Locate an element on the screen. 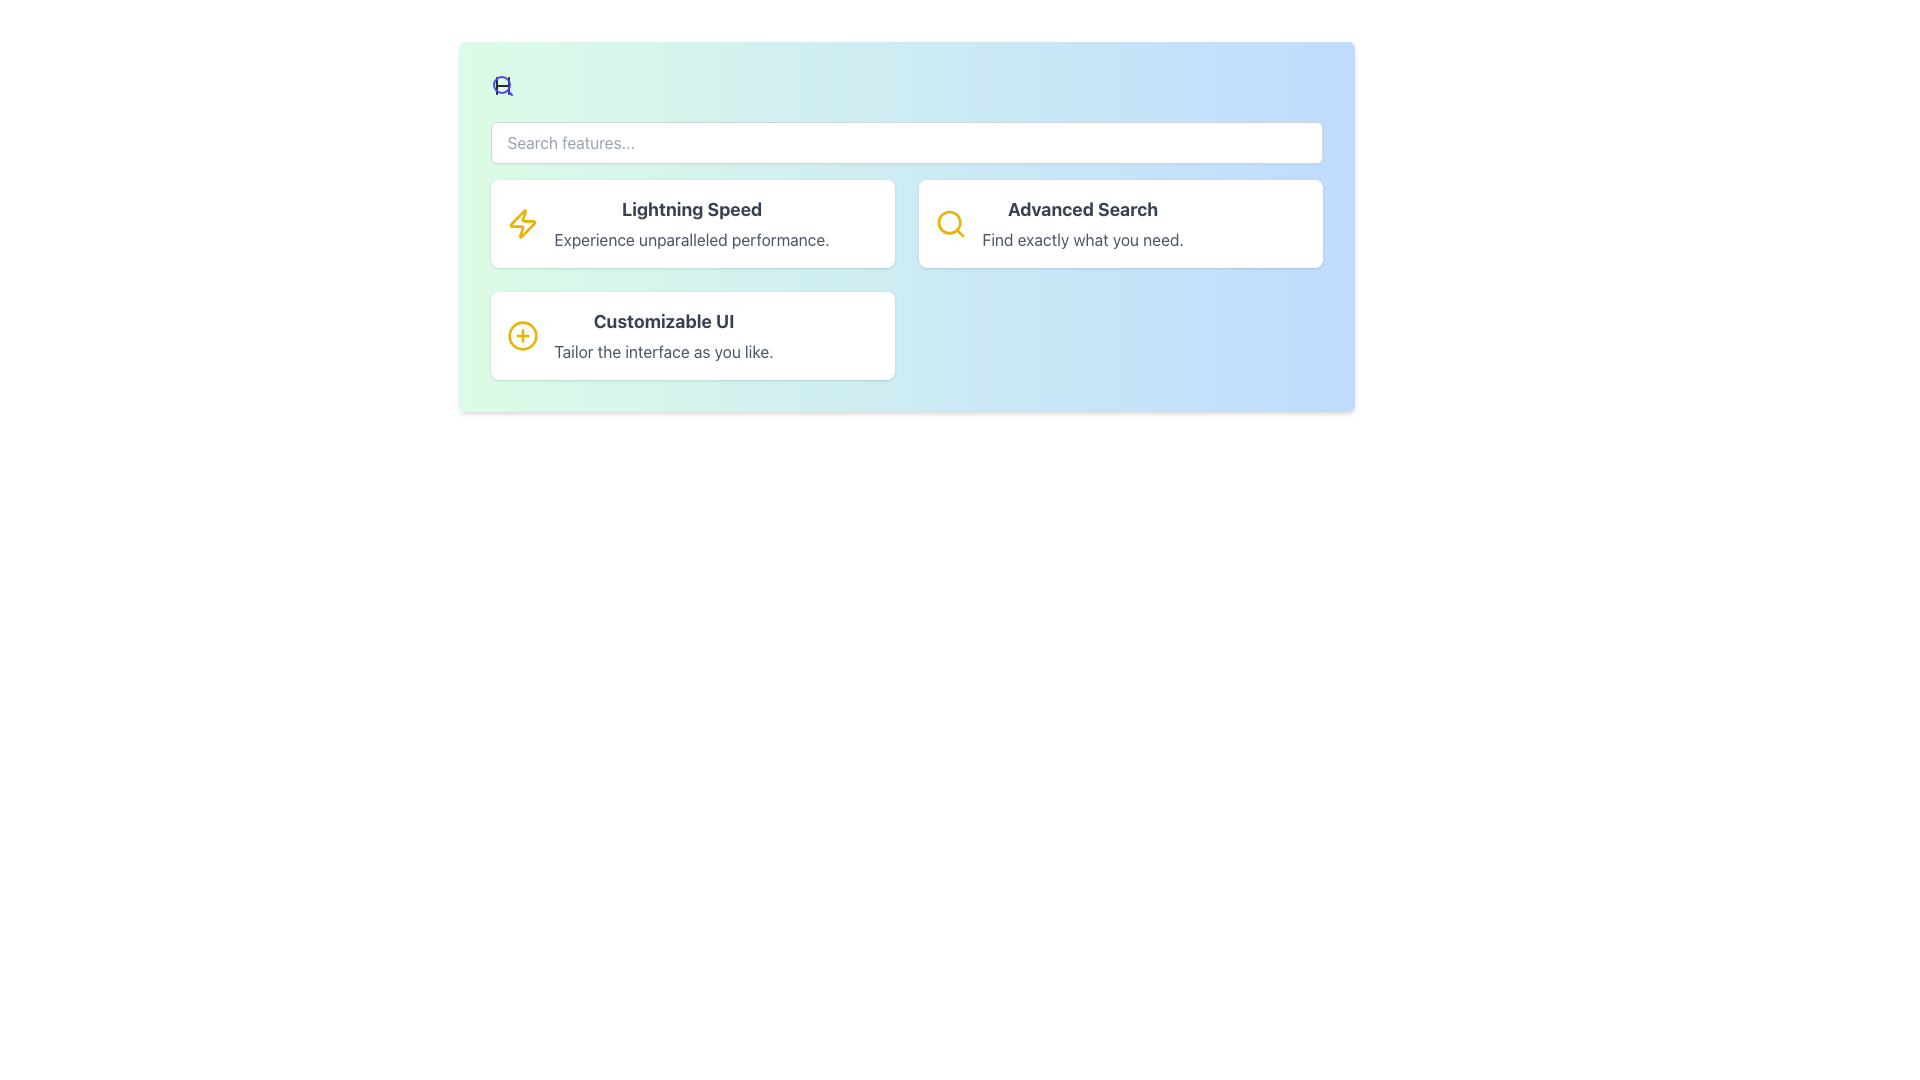 The image size is (1920, 1080). the descriptive Text Label that provides additional context for the 'Lightning Speed' feature, located below the 'Lightning Speed' text is located at coordinates (692, 238).